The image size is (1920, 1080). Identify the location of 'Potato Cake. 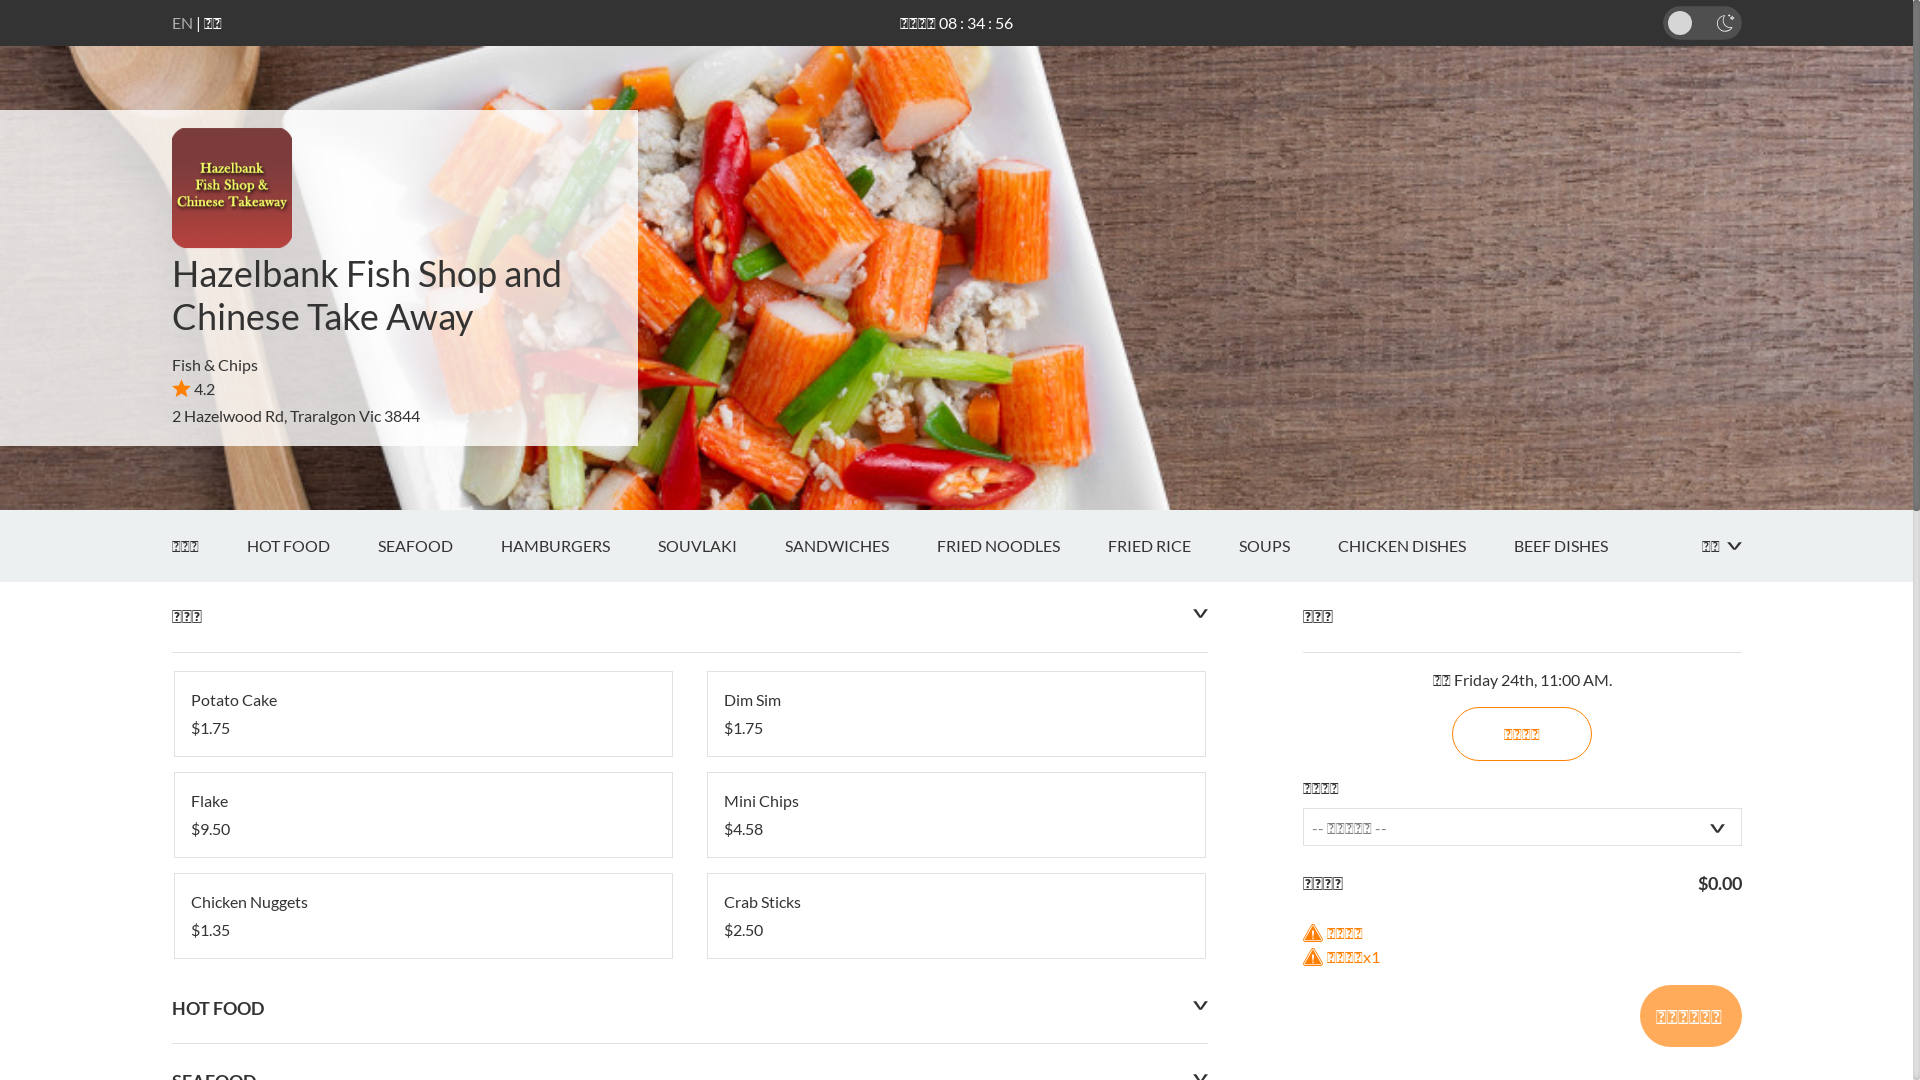
(421, 712).